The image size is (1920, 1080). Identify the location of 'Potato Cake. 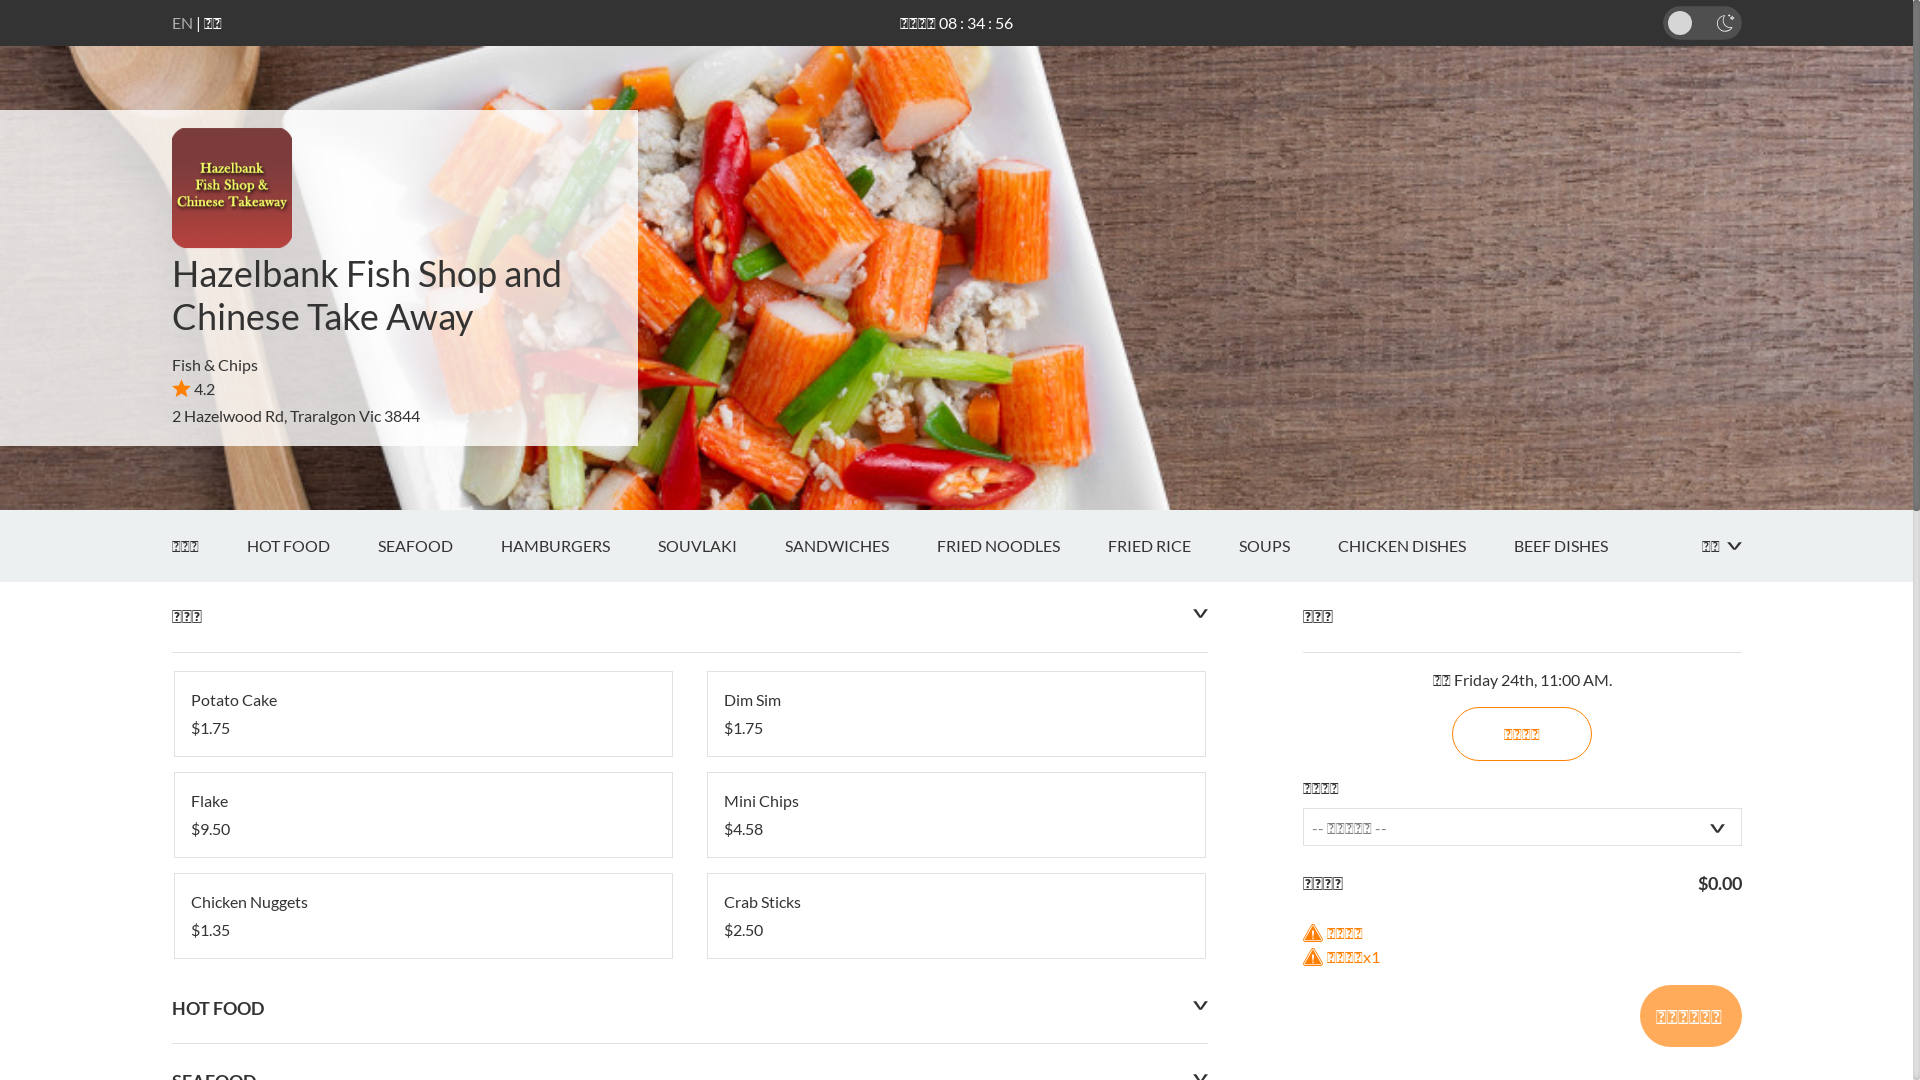
(421, 712).